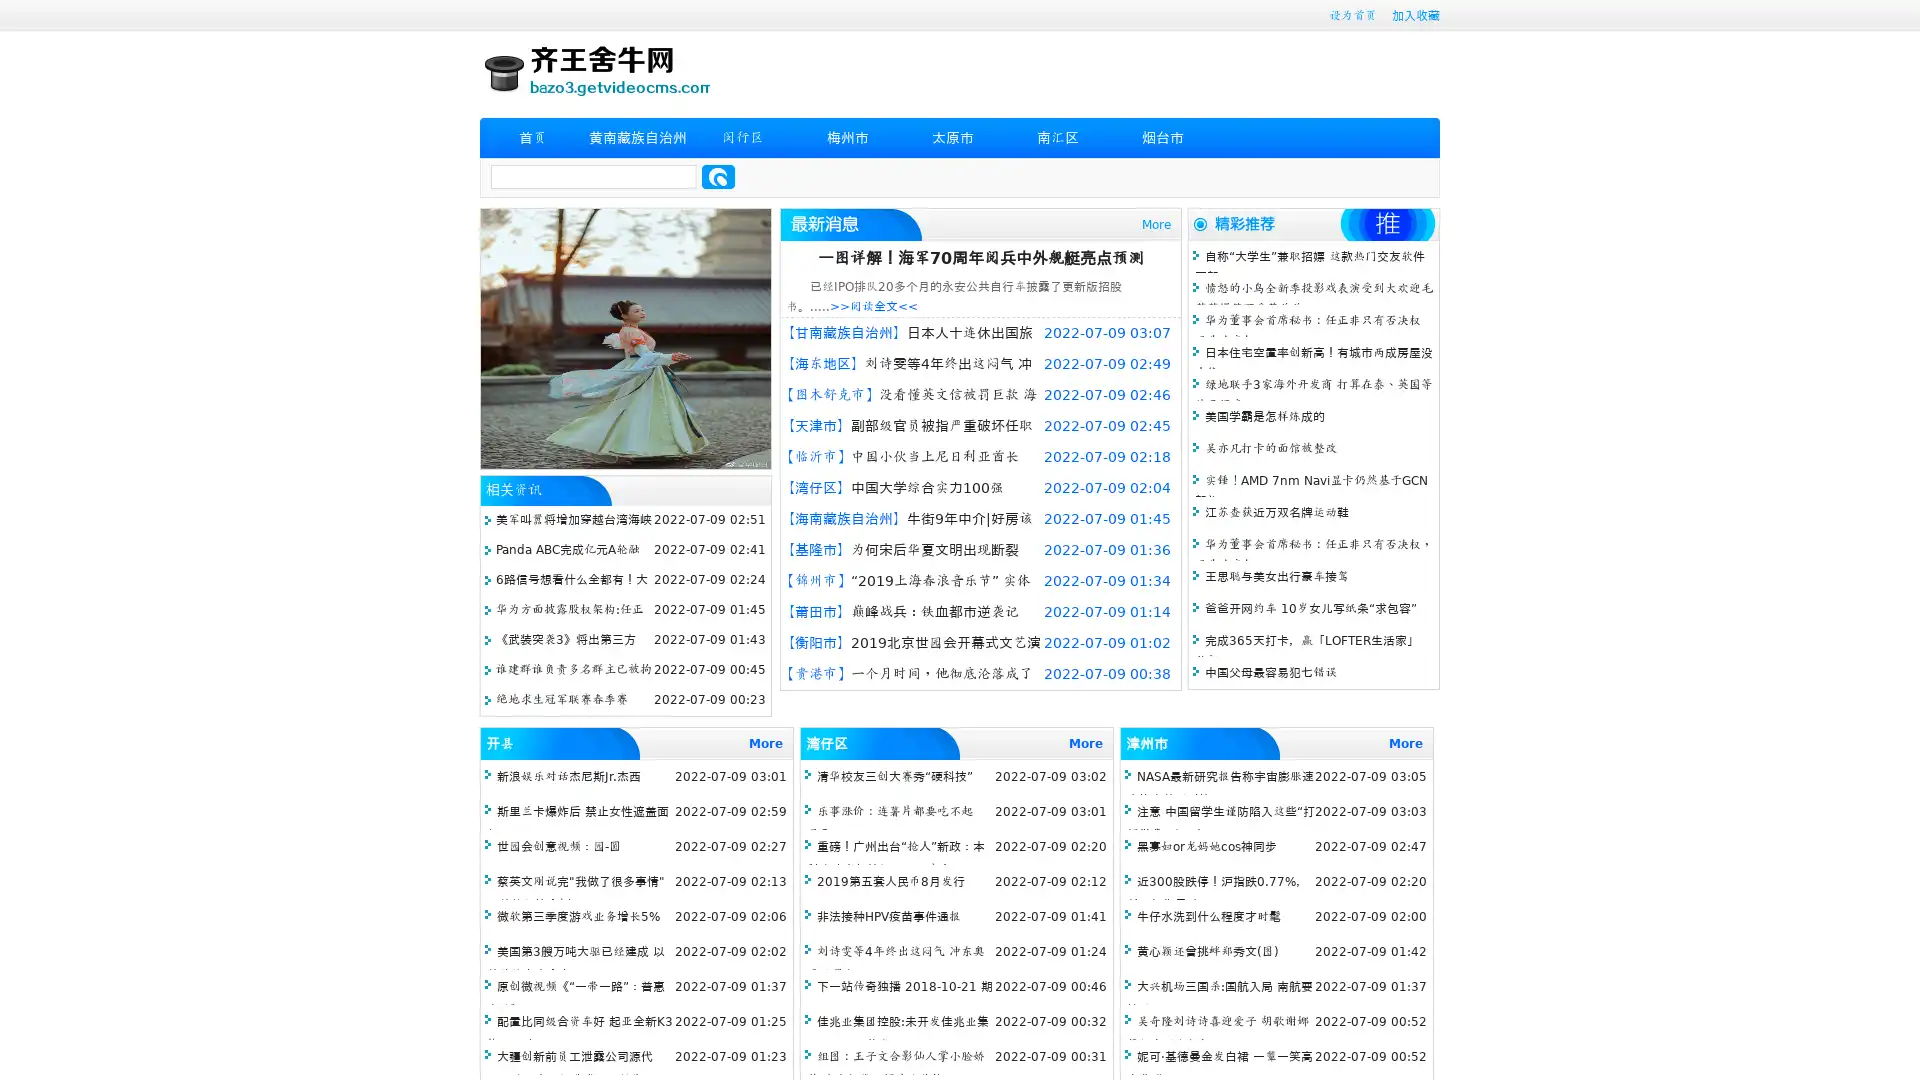 The width and height of the screenshot is (1920, 1080). Describe the element at coordinates (718, 176) in the screenshot. I see `Search` at that location.